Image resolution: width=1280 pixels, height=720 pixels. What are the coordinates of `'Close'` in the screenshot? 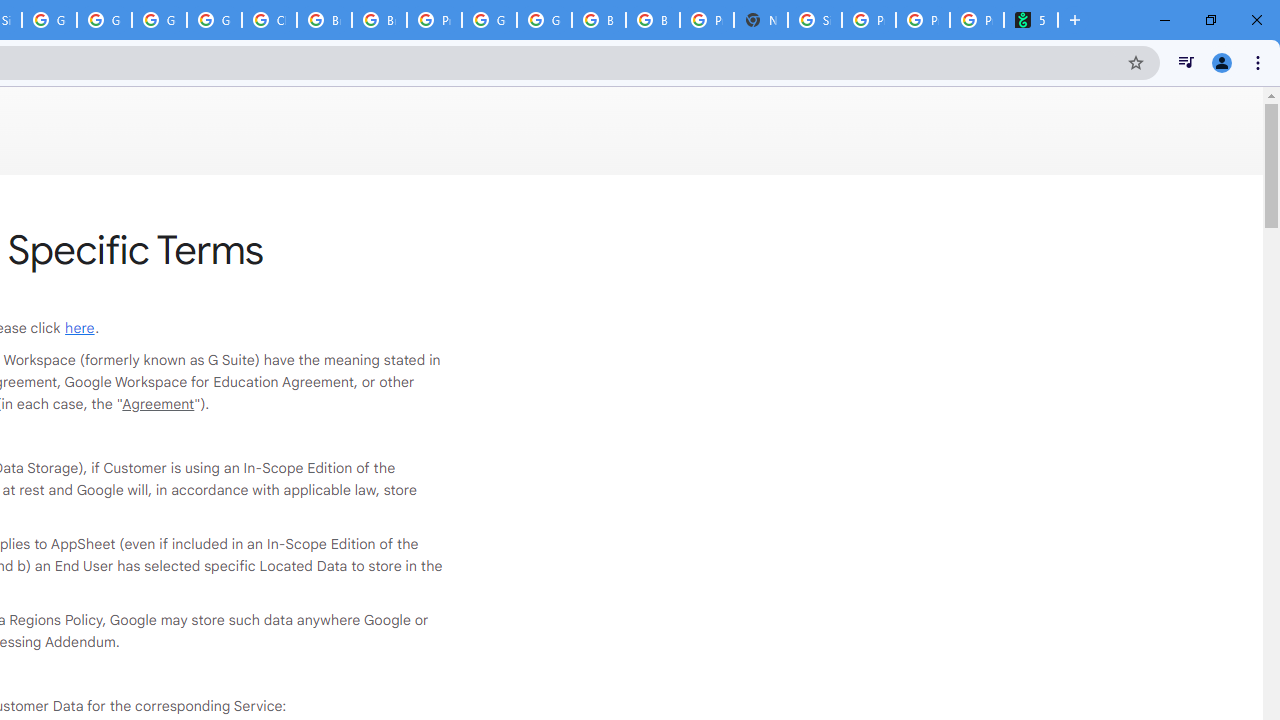 It's located at (1255, 20).